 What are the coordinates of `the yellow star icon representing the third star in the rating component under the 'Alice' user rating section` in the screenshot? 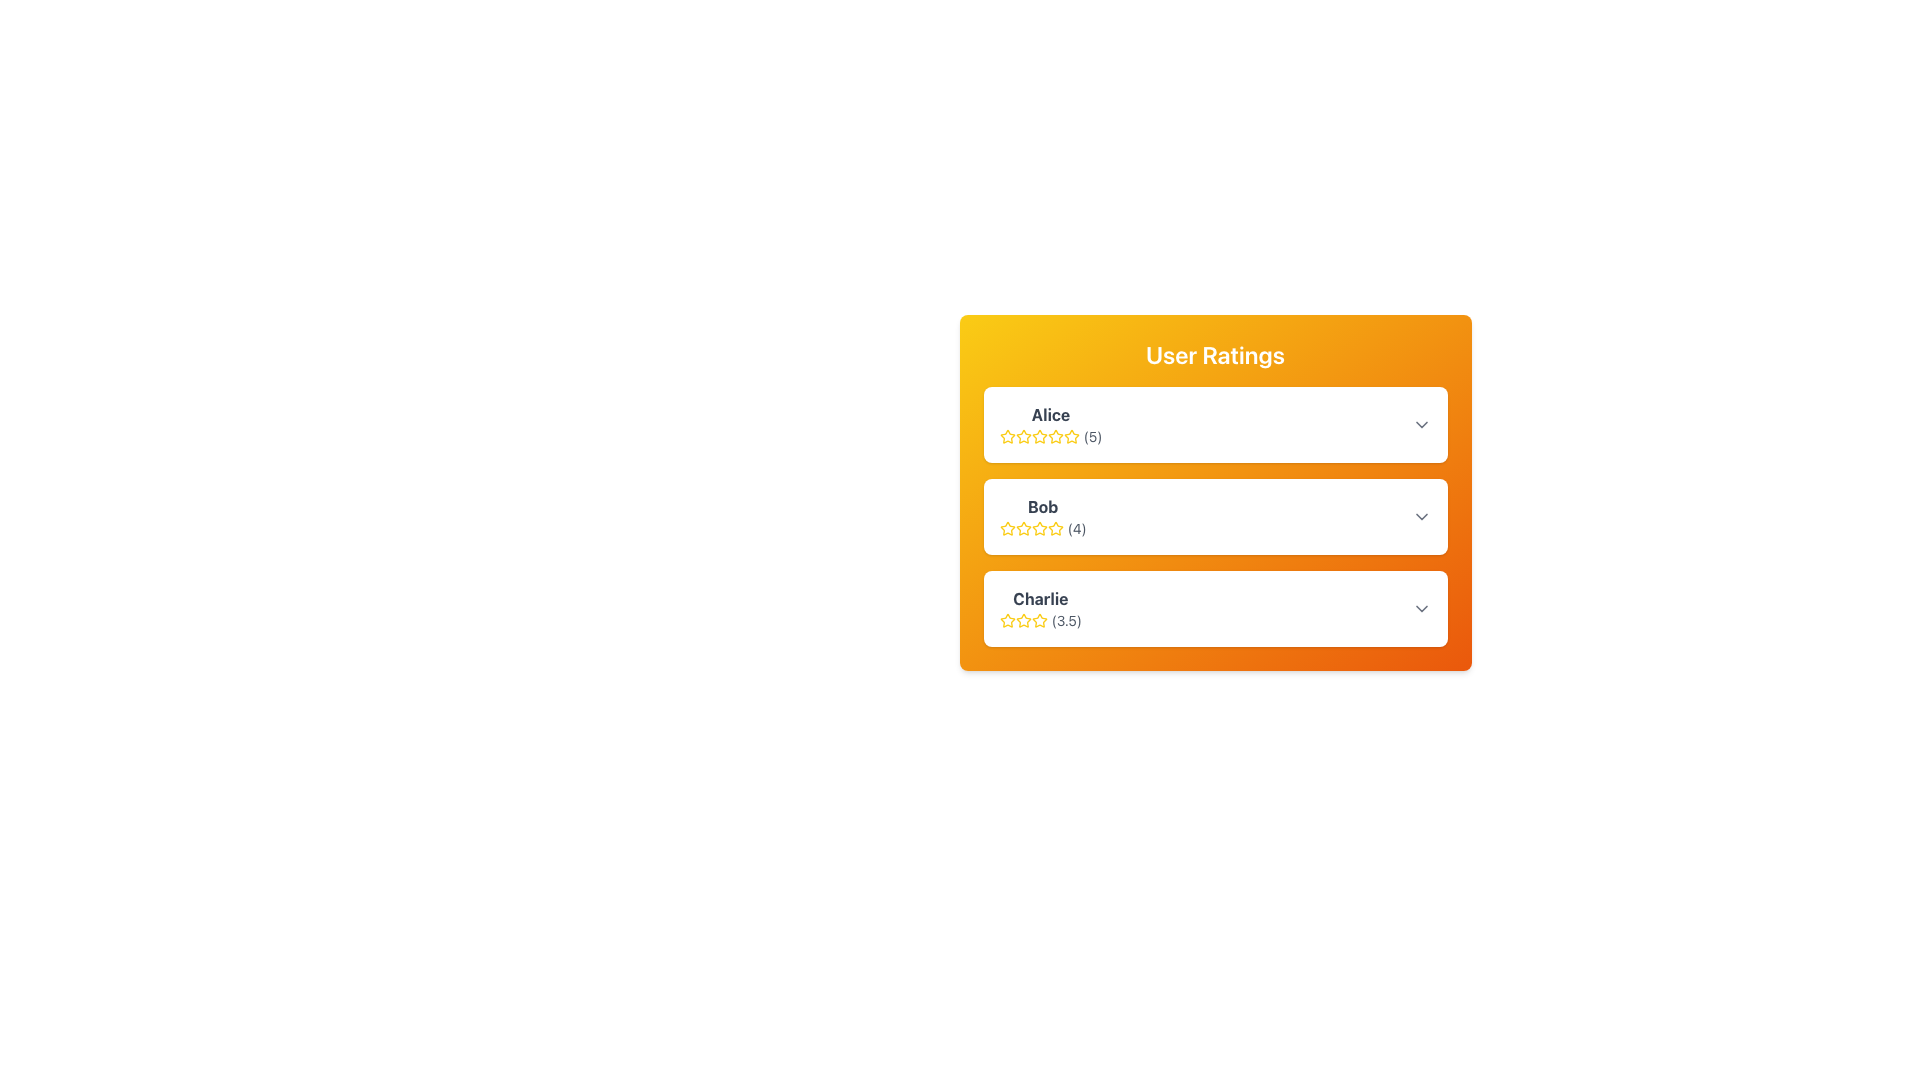 It's located at (1054, 435).